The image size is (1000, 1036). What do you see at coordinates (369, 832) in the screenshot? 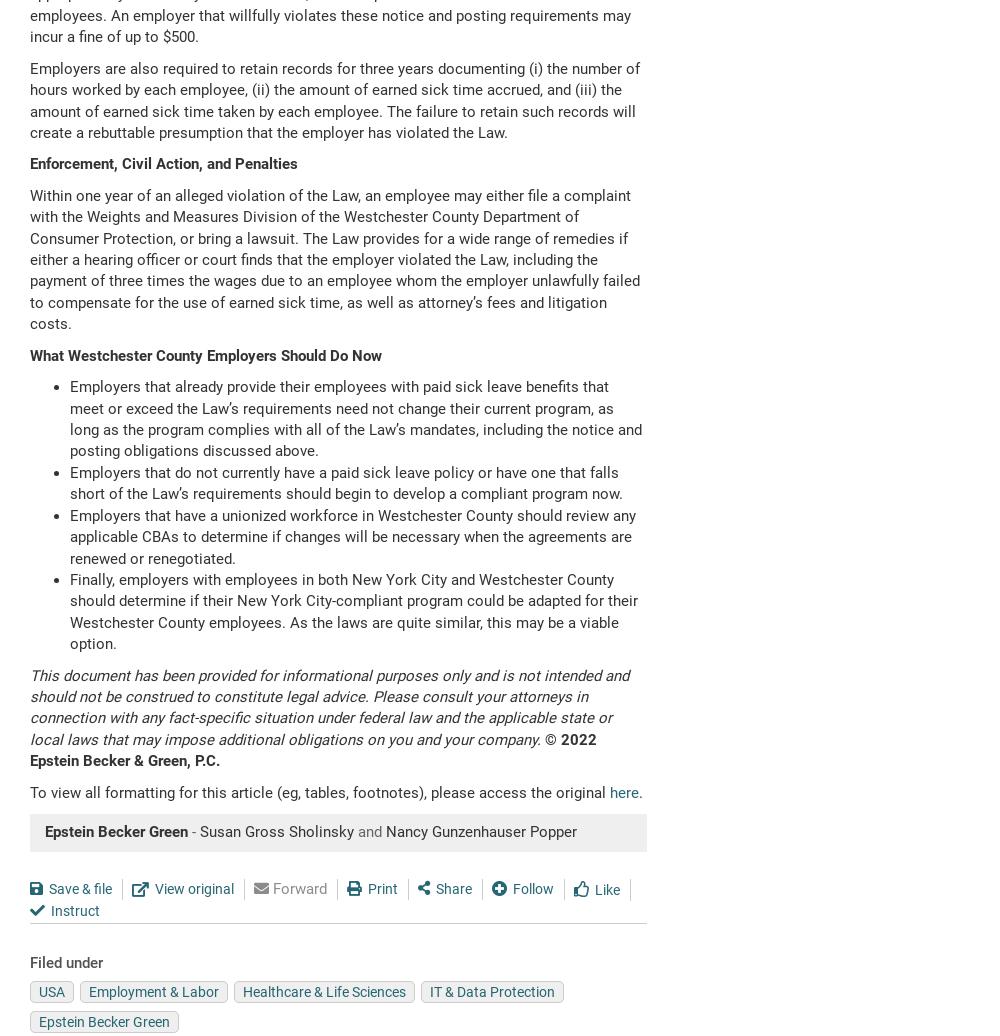
I see `'and'` at bounding box center [369, 832].